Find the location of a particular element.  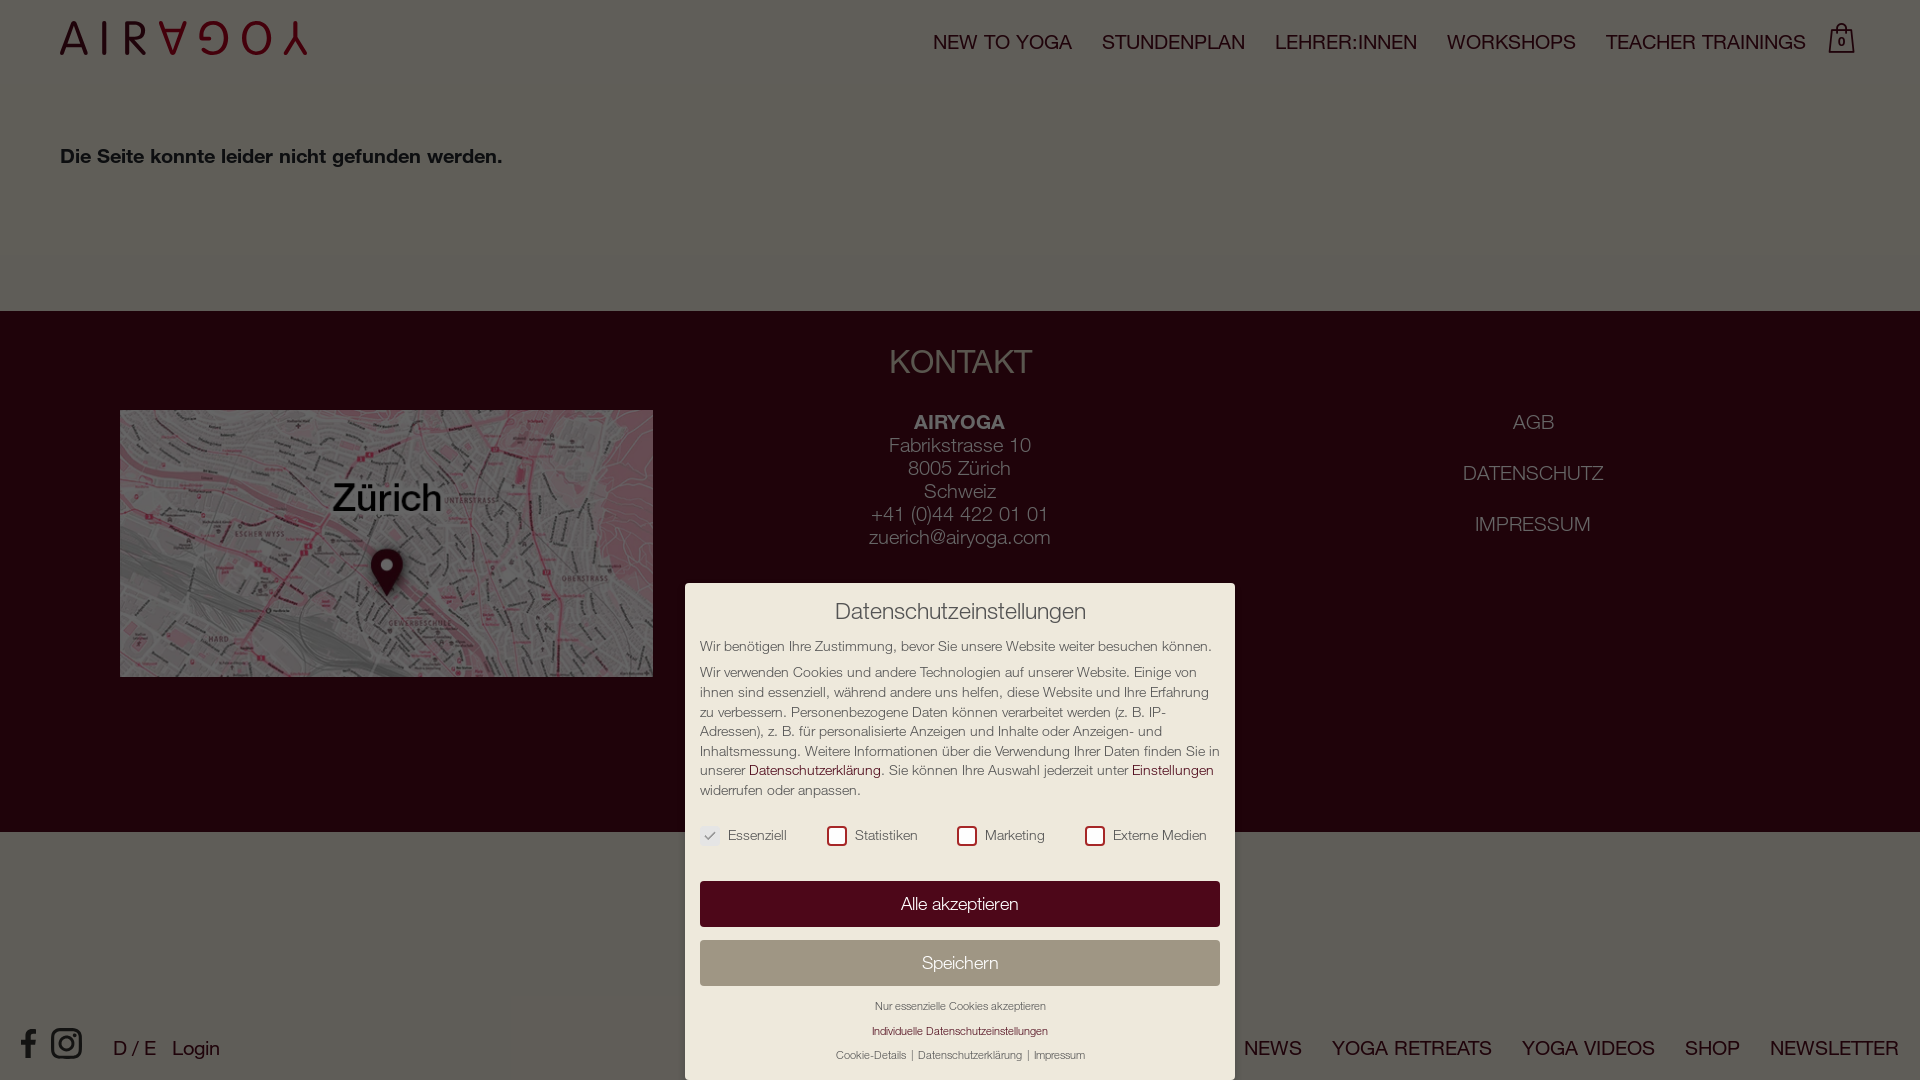

'Studio Fabrikstrasse' is located at coordinates (386, 543).